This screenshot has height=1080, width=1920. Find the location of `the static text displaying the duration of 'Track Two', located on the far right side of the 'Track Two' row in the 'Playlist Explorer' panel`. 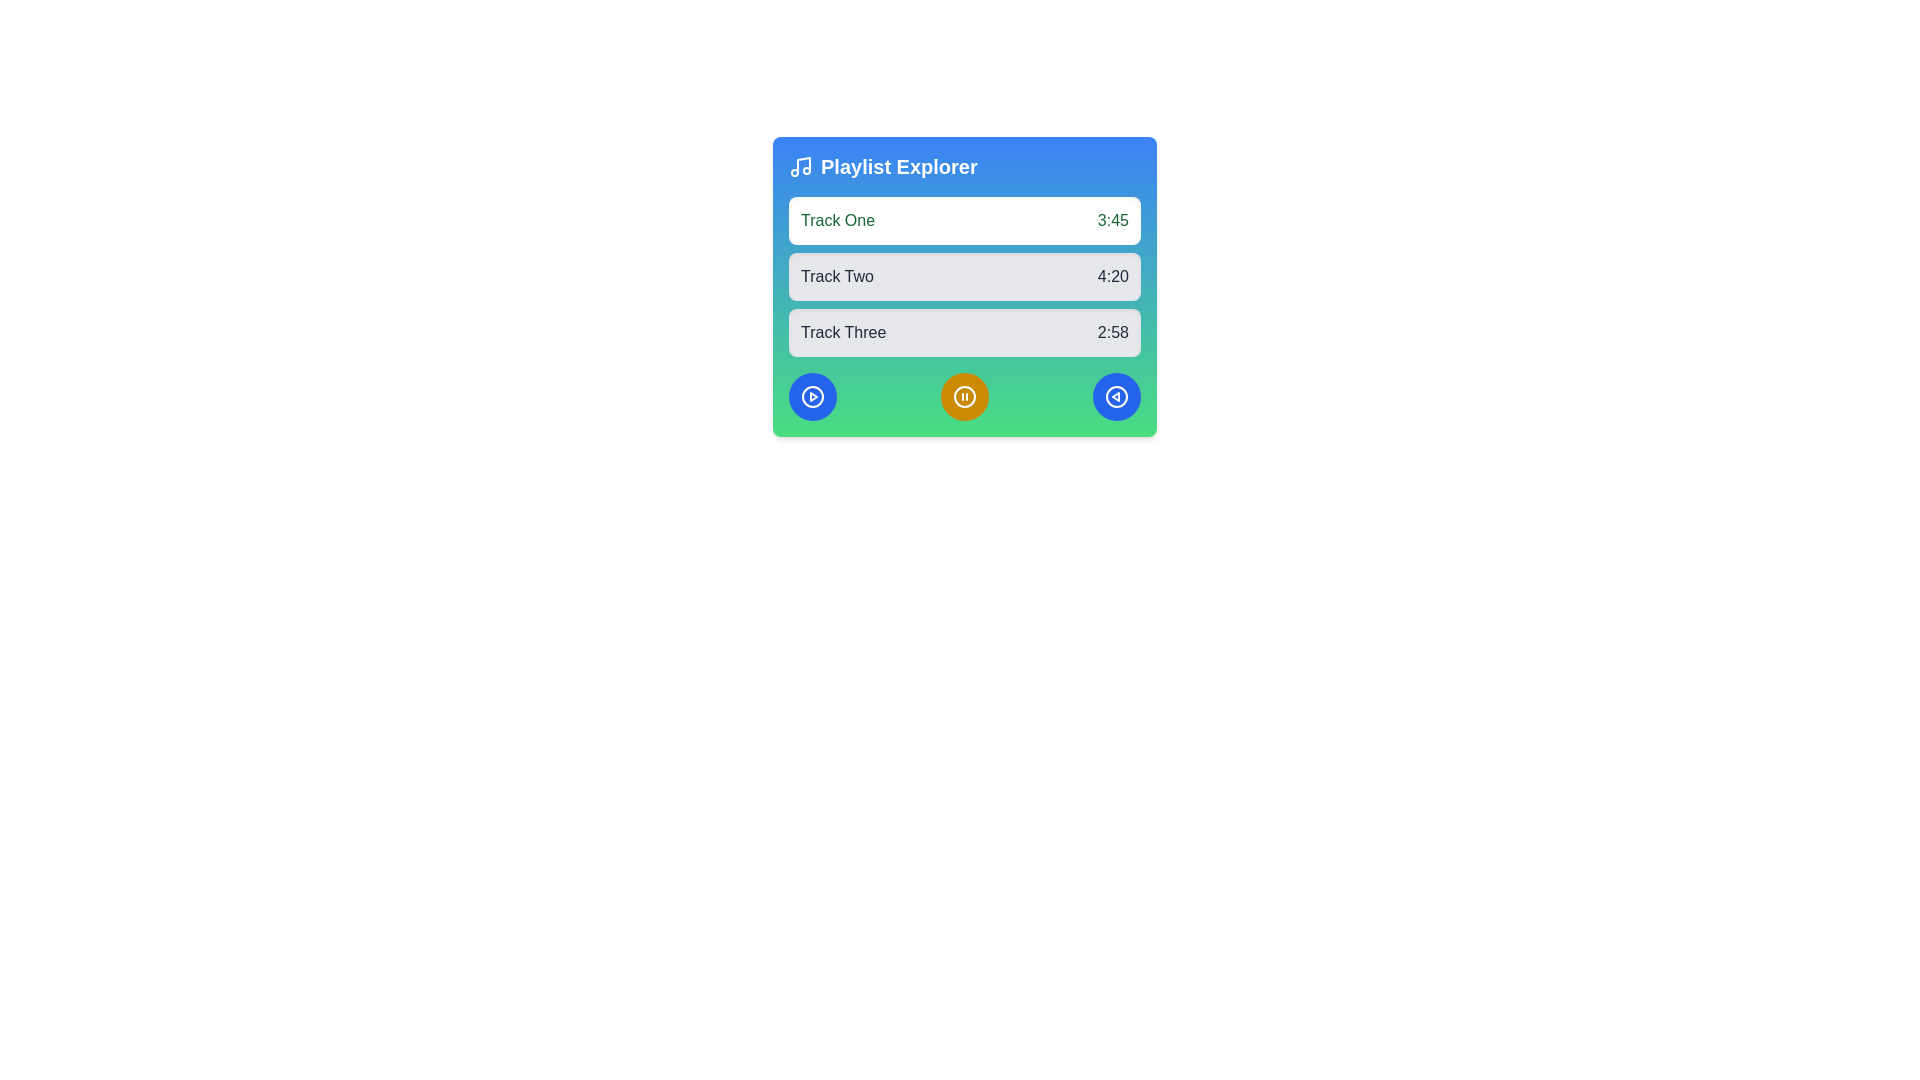

the static text displaying the duration of 'Track Two', located on the far right side of the 'Track Two' row in the 'Playlist Explorer' panel is located at coordinates (1112, 277).